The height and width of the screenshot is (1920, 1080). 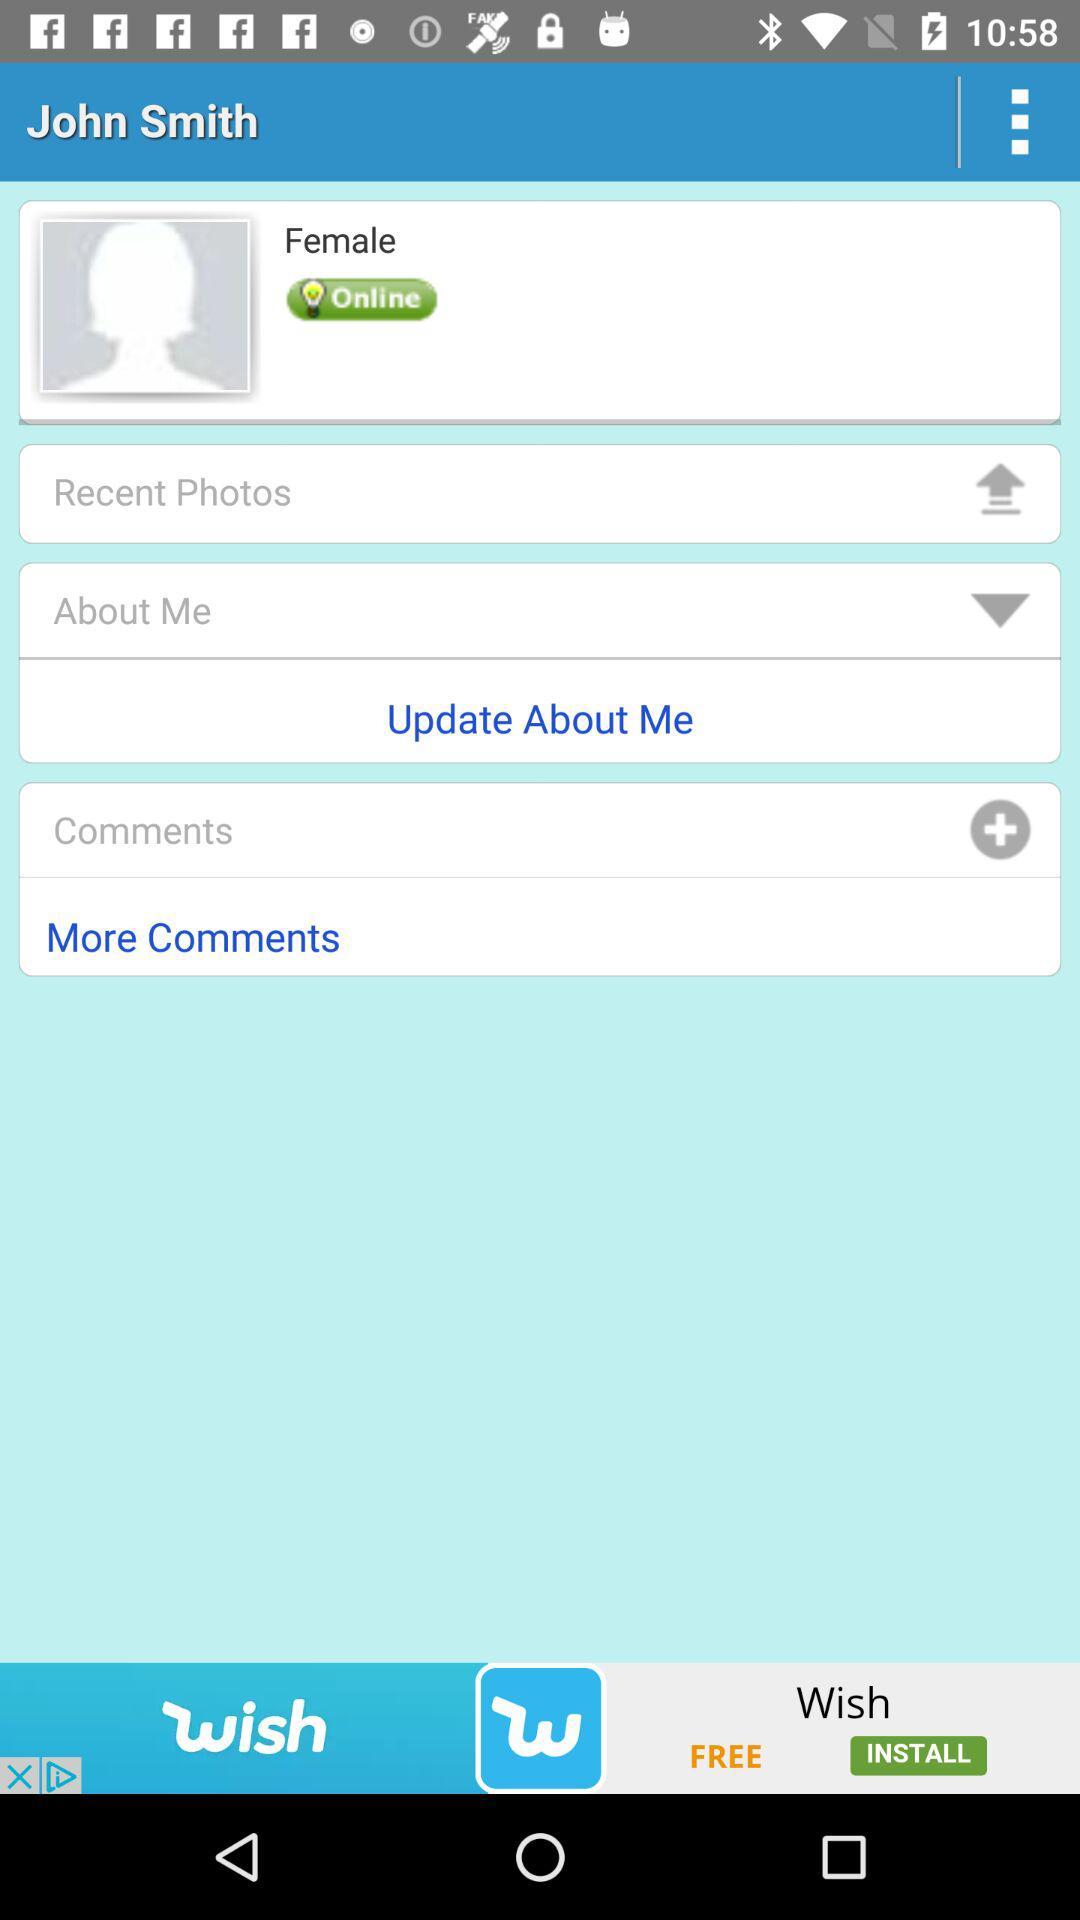 I want to click on the add icon, so click(x=1000, y=829).